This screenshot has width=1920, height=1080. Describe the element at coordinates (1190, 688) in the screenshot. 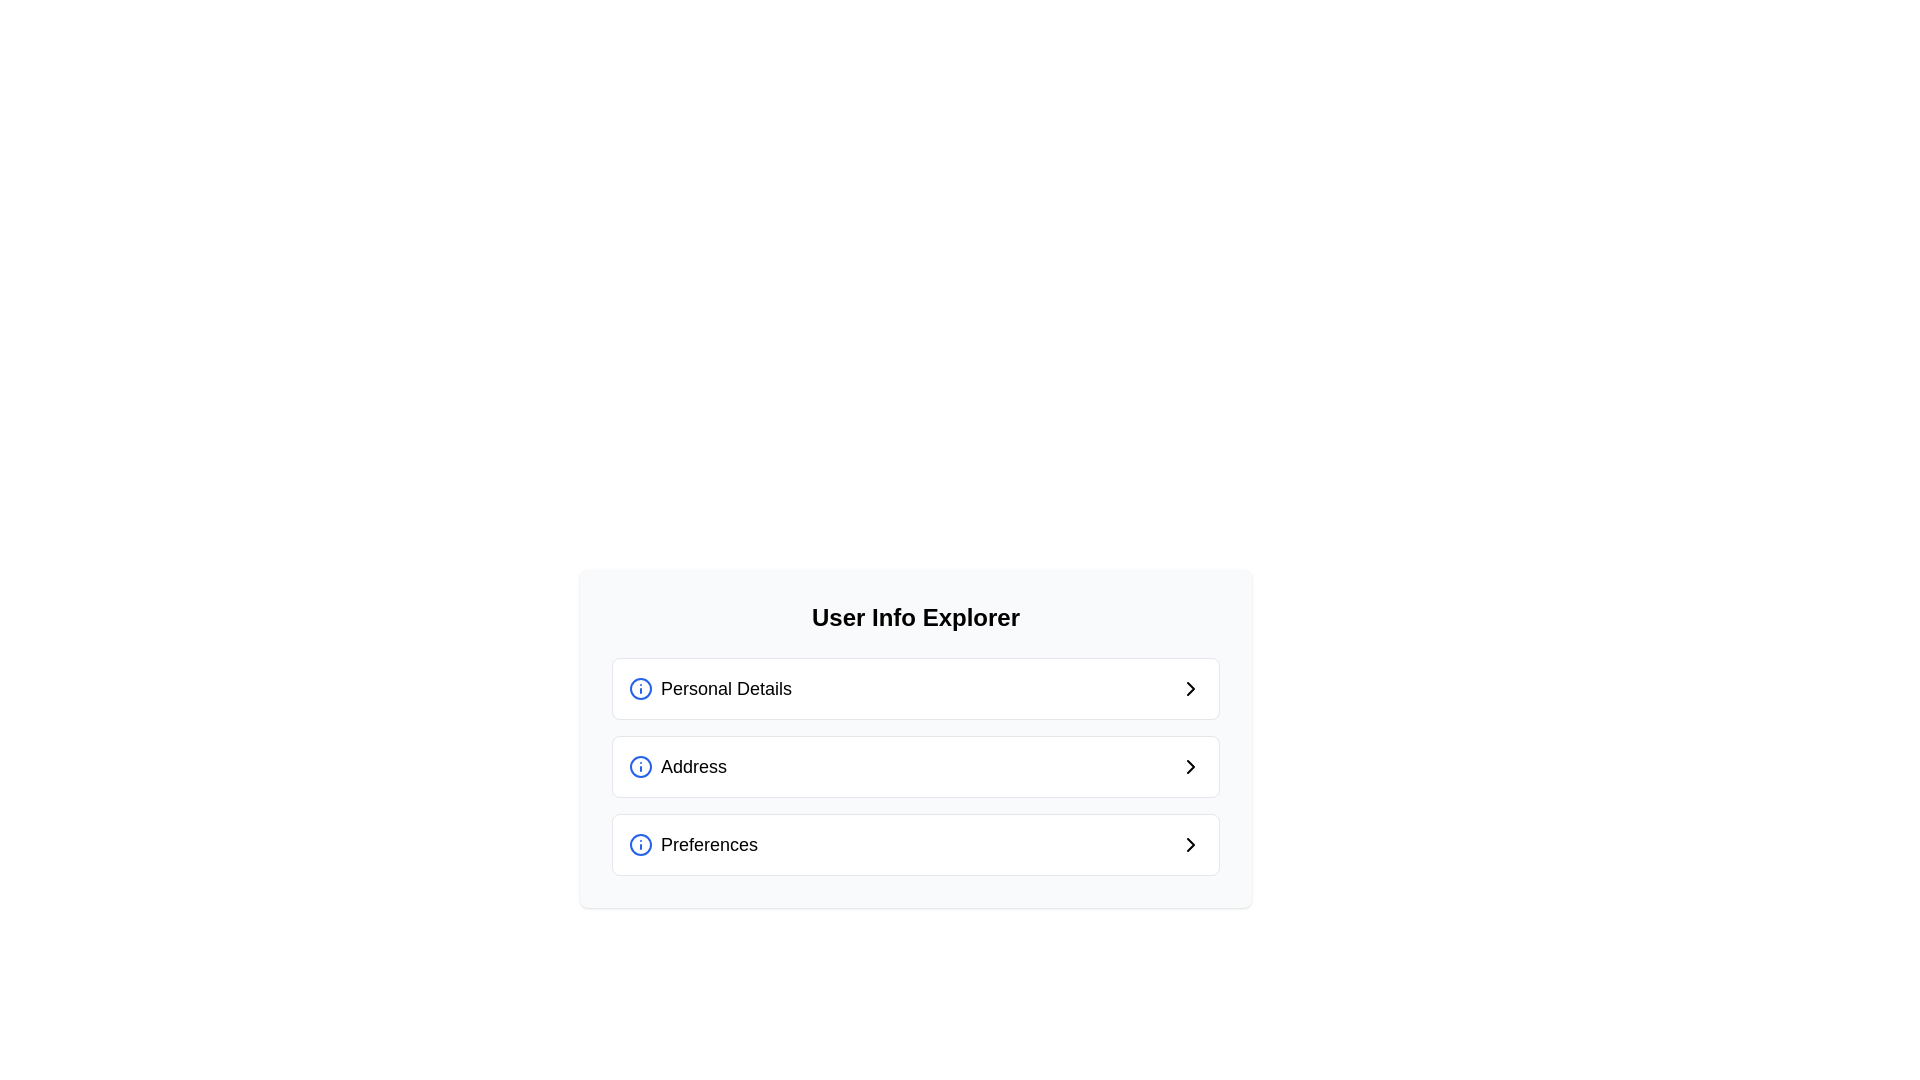

I see `the Chevron navigation icon located at the far right of the 'Personal Details' section in the 'User Info Explorer' interface` at that location.